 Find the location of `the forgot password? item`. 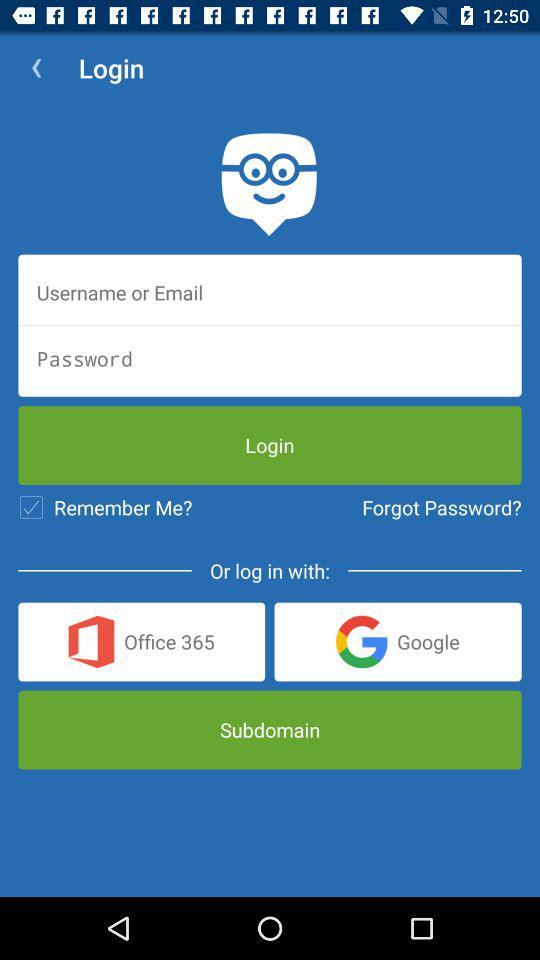

the forgot password? item is located at coordinates (441, 506).